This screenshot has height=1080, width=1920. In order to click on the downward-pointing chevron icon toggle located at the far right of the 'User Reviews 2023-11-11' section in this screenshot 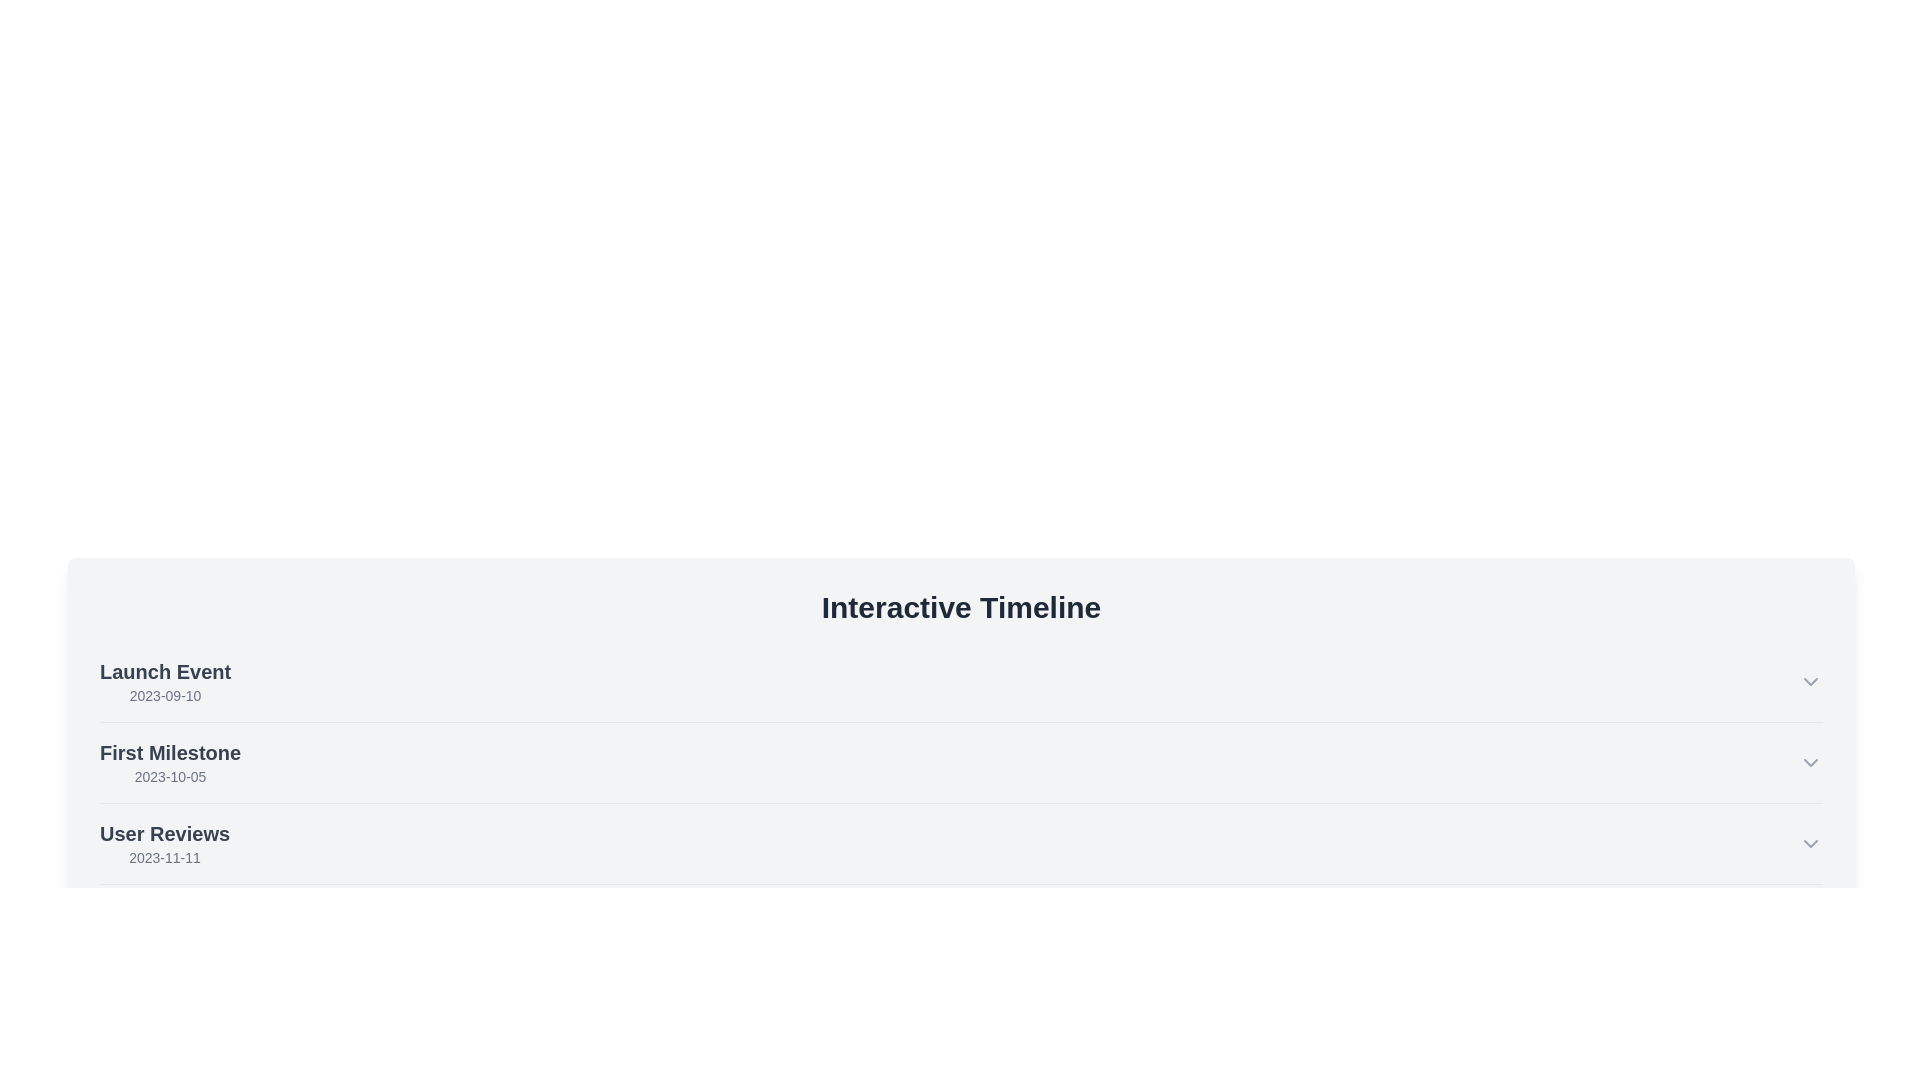, I will do `click(1810, 844)`.